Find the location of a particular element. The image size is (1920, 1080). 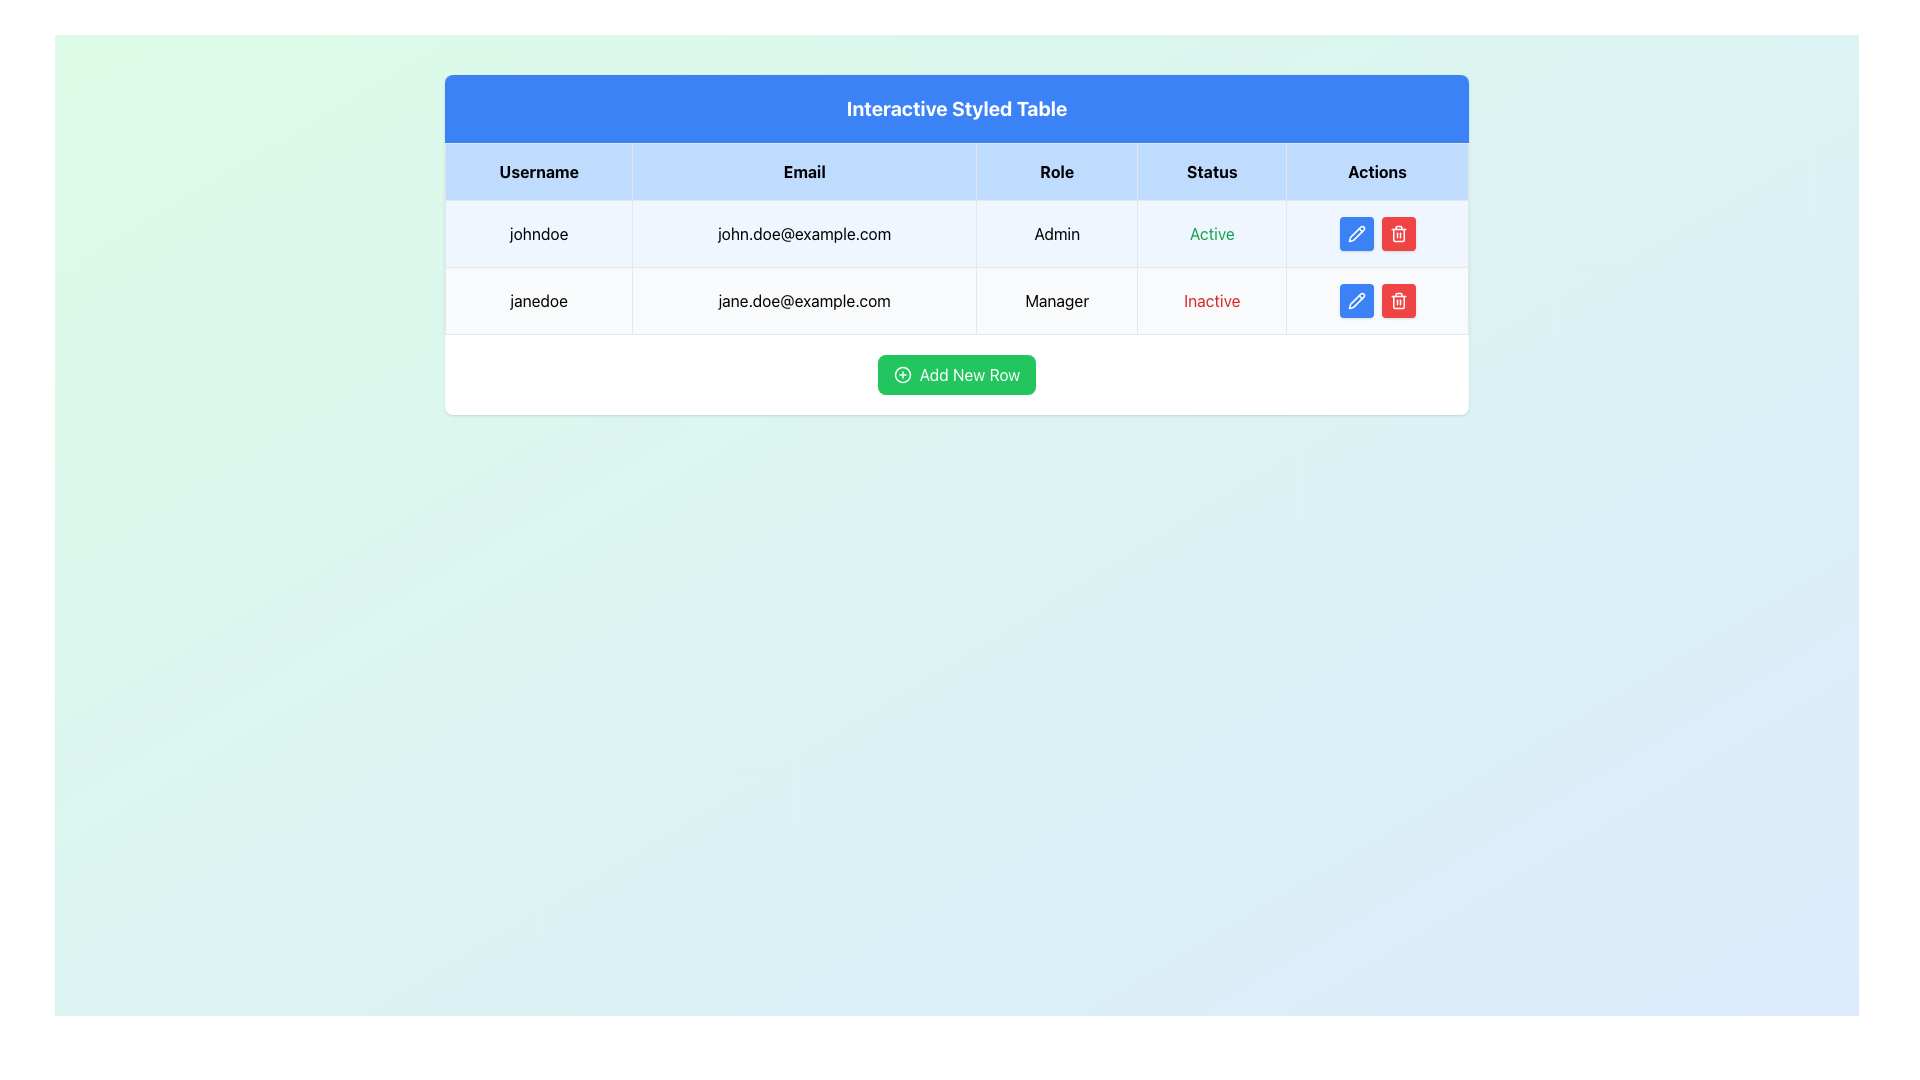

the pencil icon in the Actions column of the second row of the table is located at coordinates (1356, 233).